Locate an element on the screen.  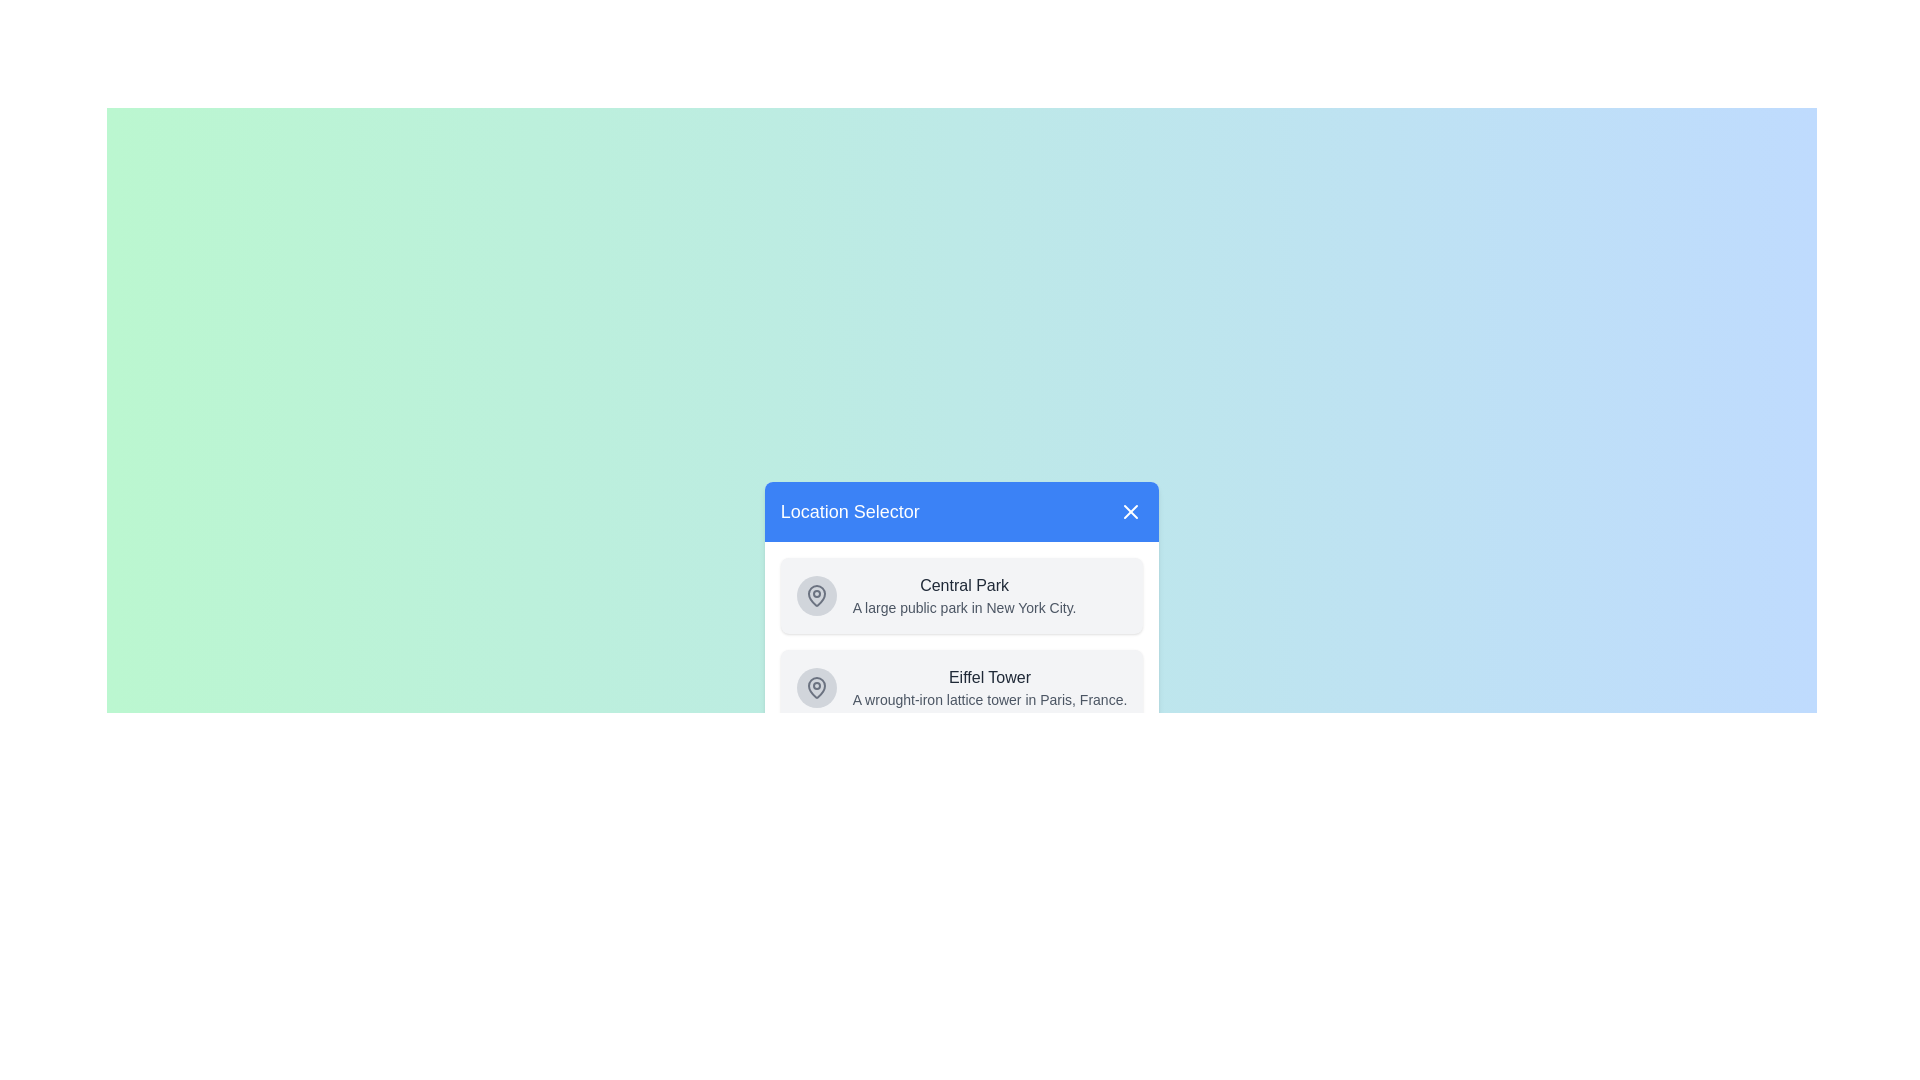
the location Eiffel Tower from the list is located at coordinates (961, 686).